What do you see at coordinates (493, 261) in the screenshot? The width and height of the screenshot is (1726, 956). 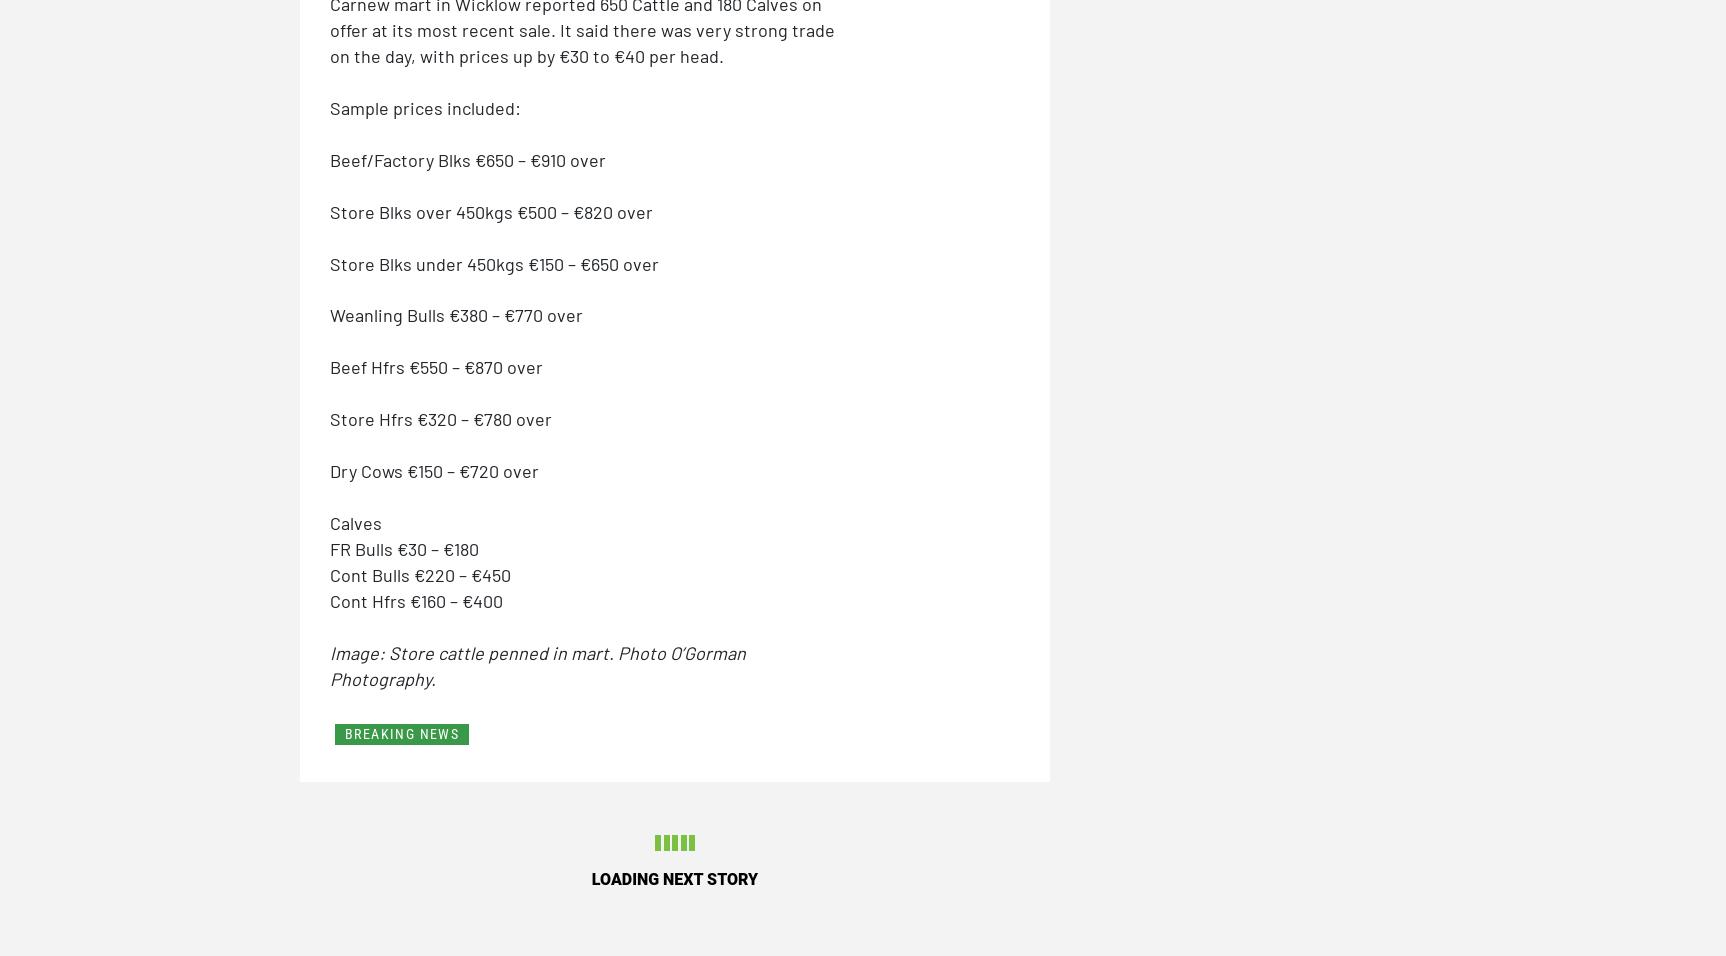 I see `'Store Blks under 450kgs €150 – €650 over'` at bounding box center [493, 261].